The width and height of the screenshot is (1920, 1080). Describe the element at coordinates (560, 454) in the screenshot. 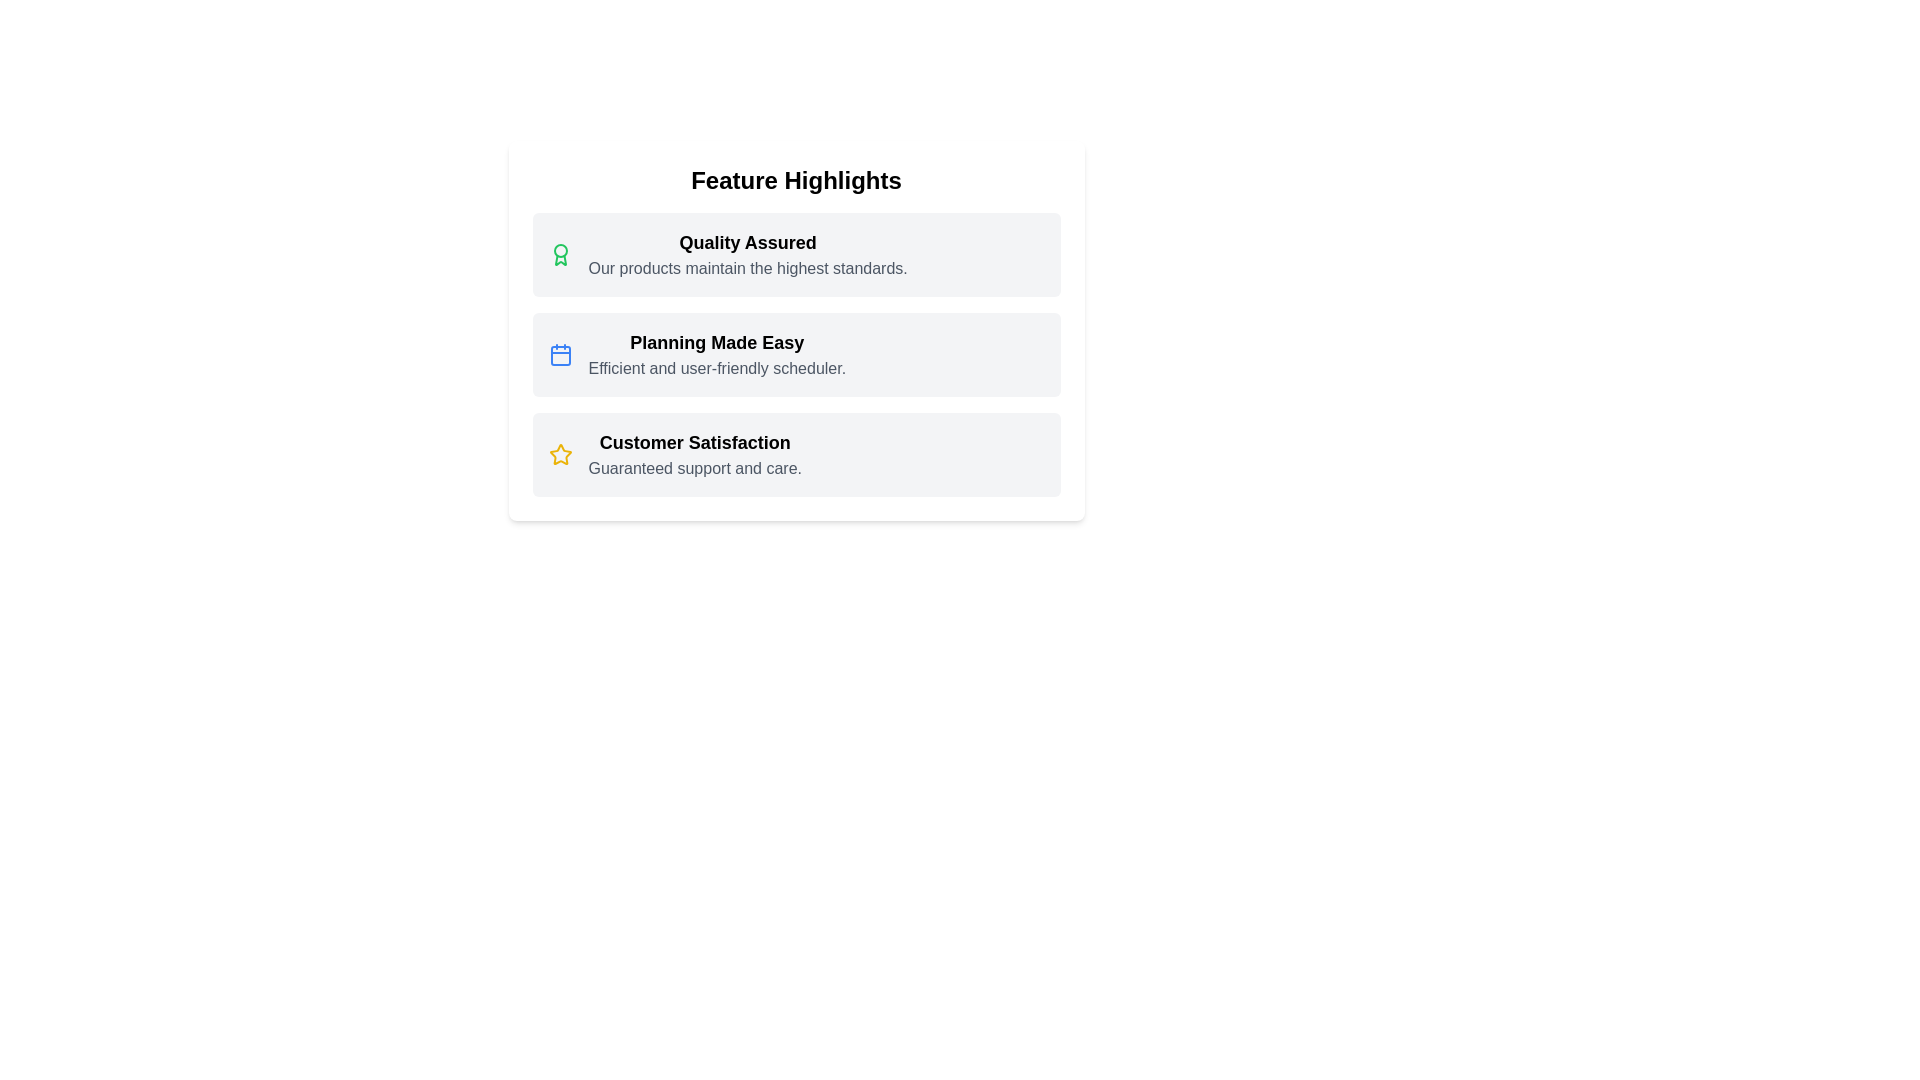

I see `the five-pointed star icon with a golden yellow outline, which serves as a rating or decorative symbol, centrally located within the feature section` at that location.